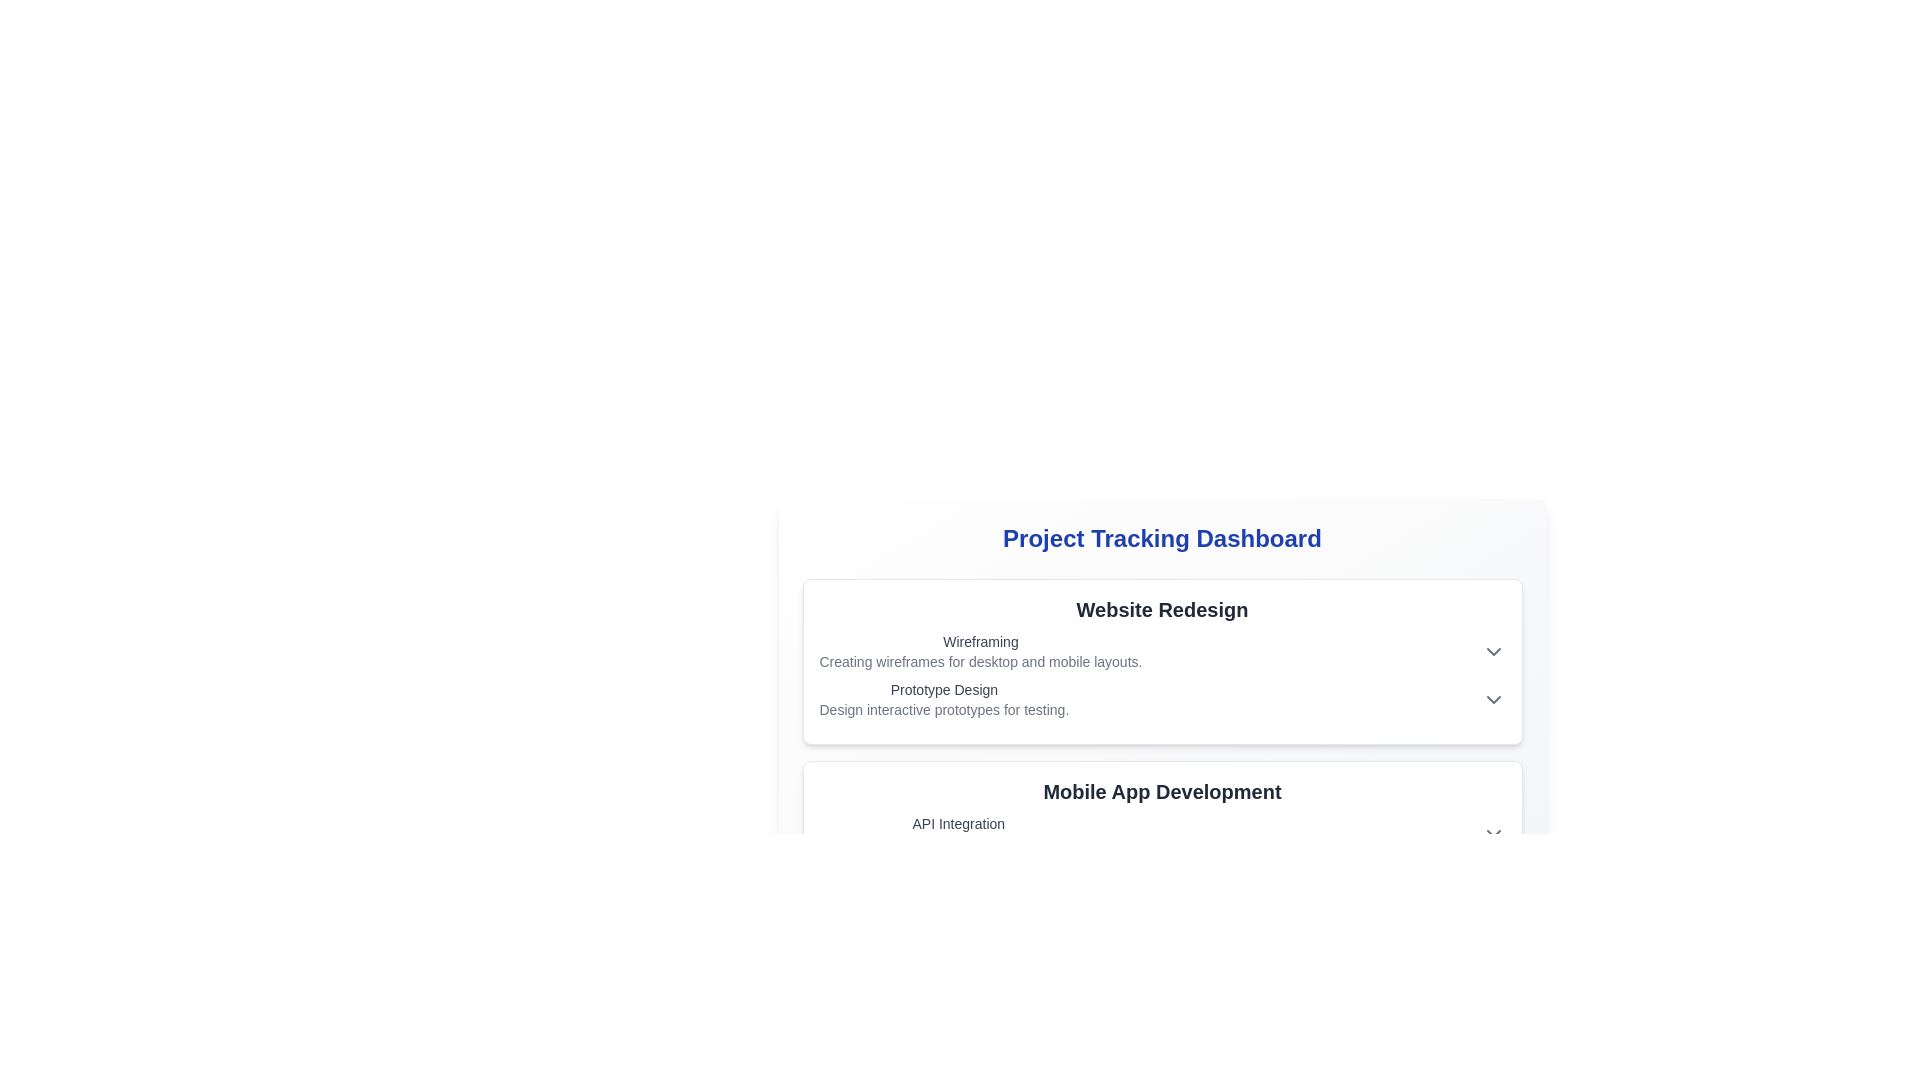  Describe the element at coordinates (1162, 651) in the screenshot. I see `the text block titled 'Wireframing' with the description 'Creating wireframes for desktop and mobile layouts.' located in the 'Website Redesign' section of the project tracking dashboard` at that location.